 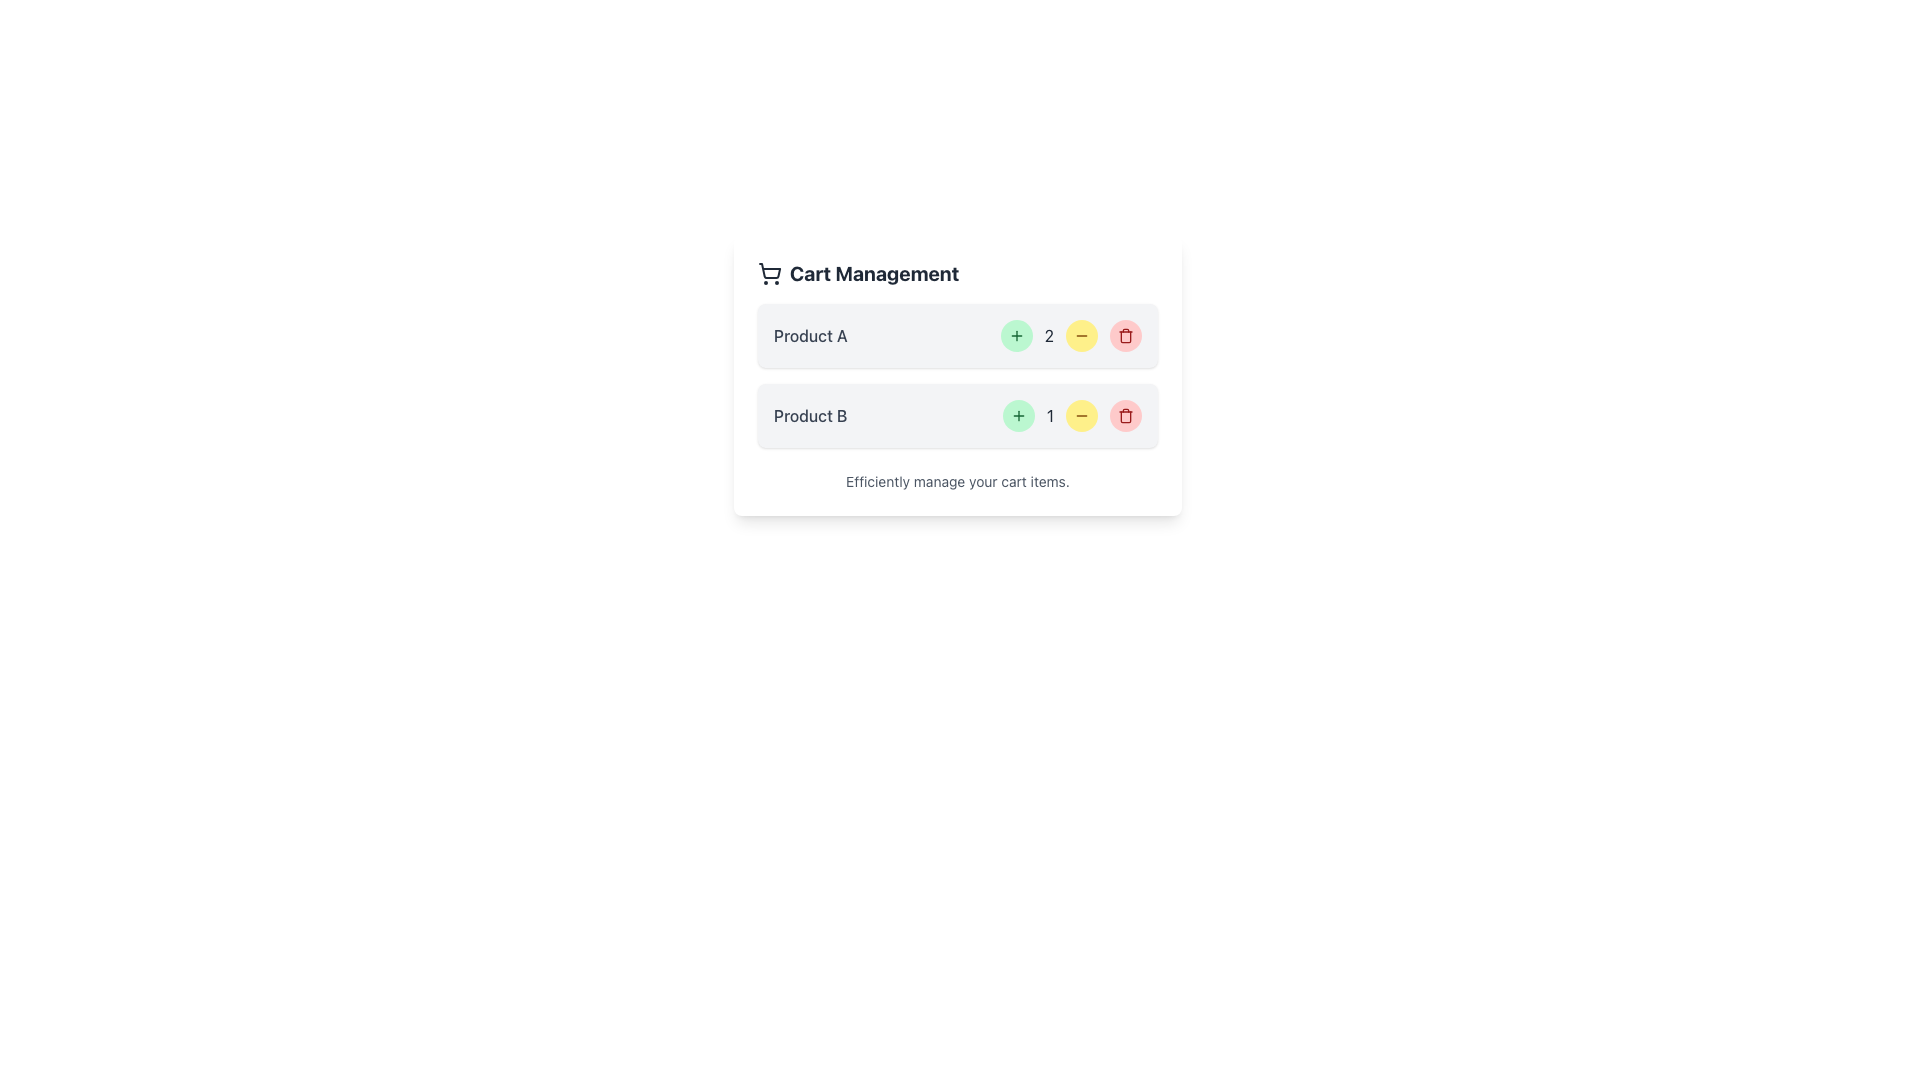 What do you see at coordinates (1048, 334) in the screenshot?
I see `the text display that shows the current count or quantity associated with an item, positioned centrally between the green plus button and the yellow minus button` at bounding box center [1048, 334].